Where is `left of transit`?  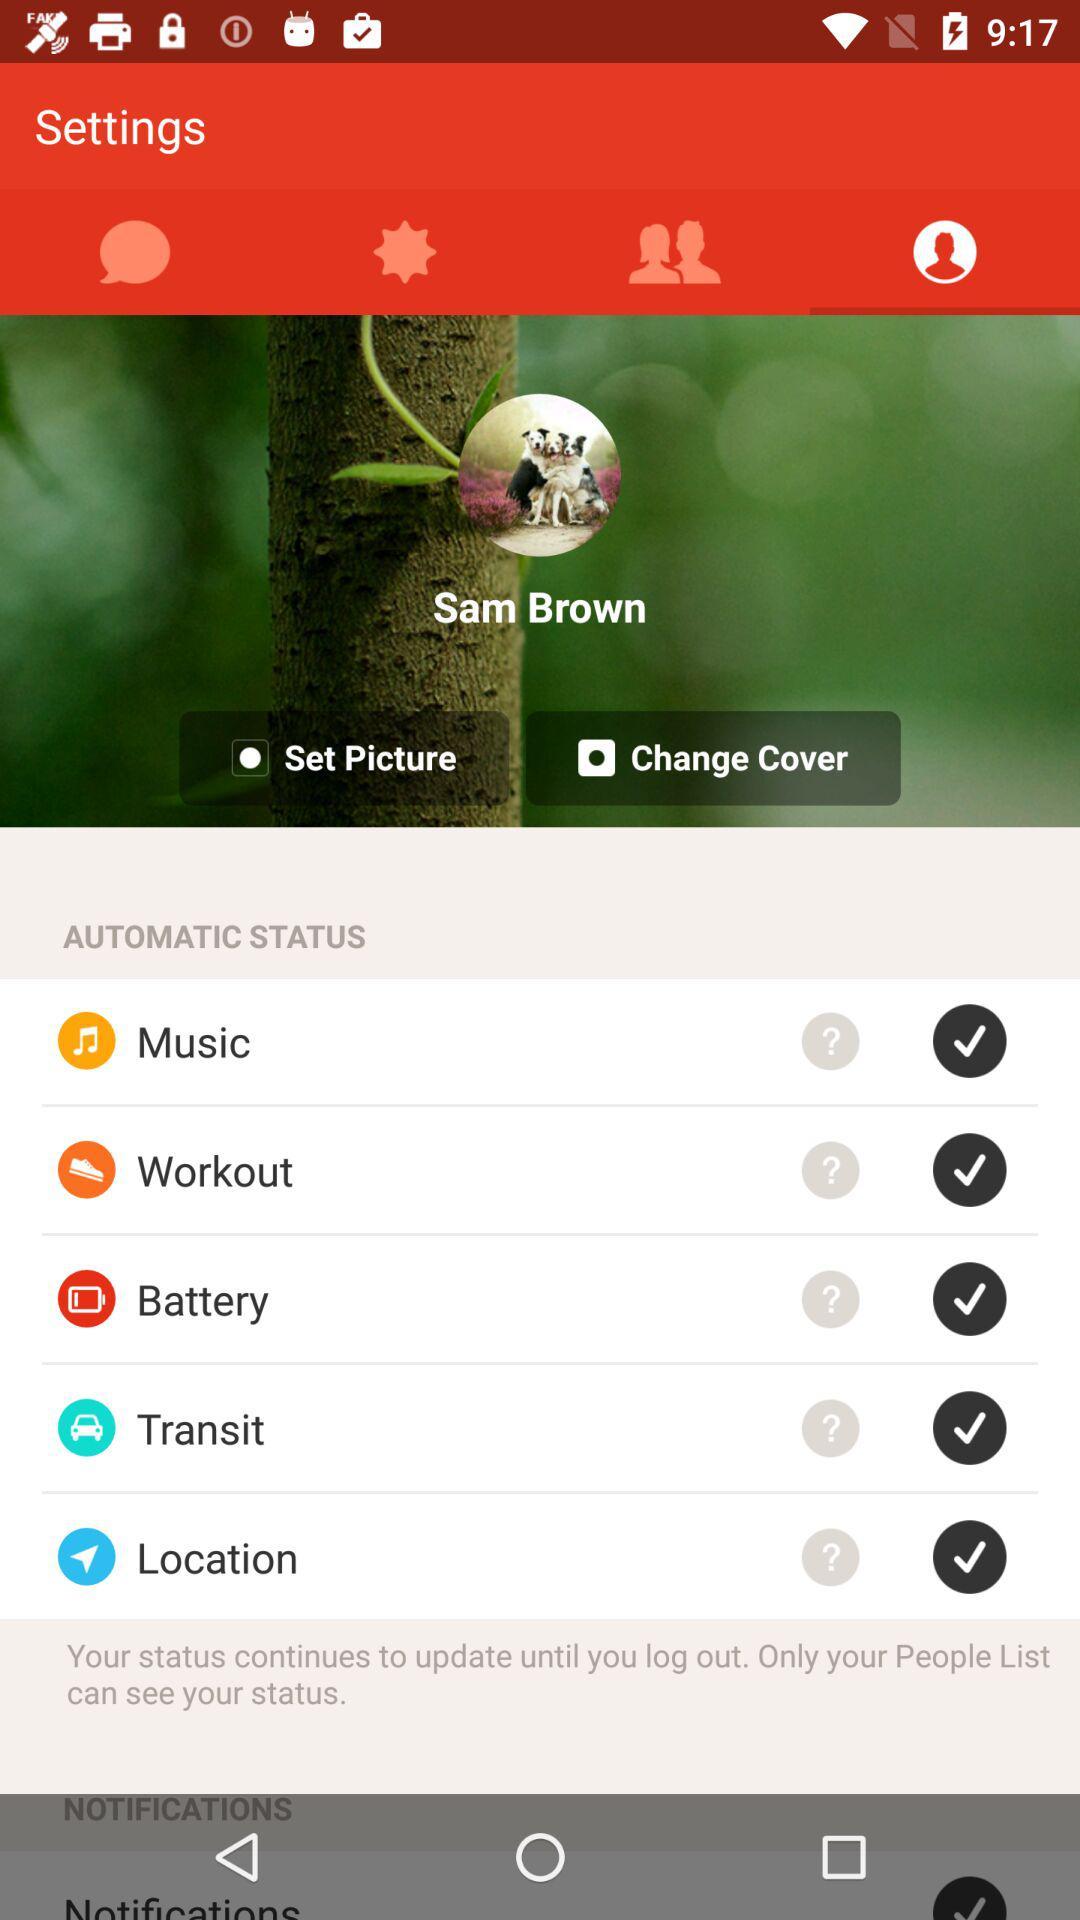
left of transit is located at coordinates (86, 1427).